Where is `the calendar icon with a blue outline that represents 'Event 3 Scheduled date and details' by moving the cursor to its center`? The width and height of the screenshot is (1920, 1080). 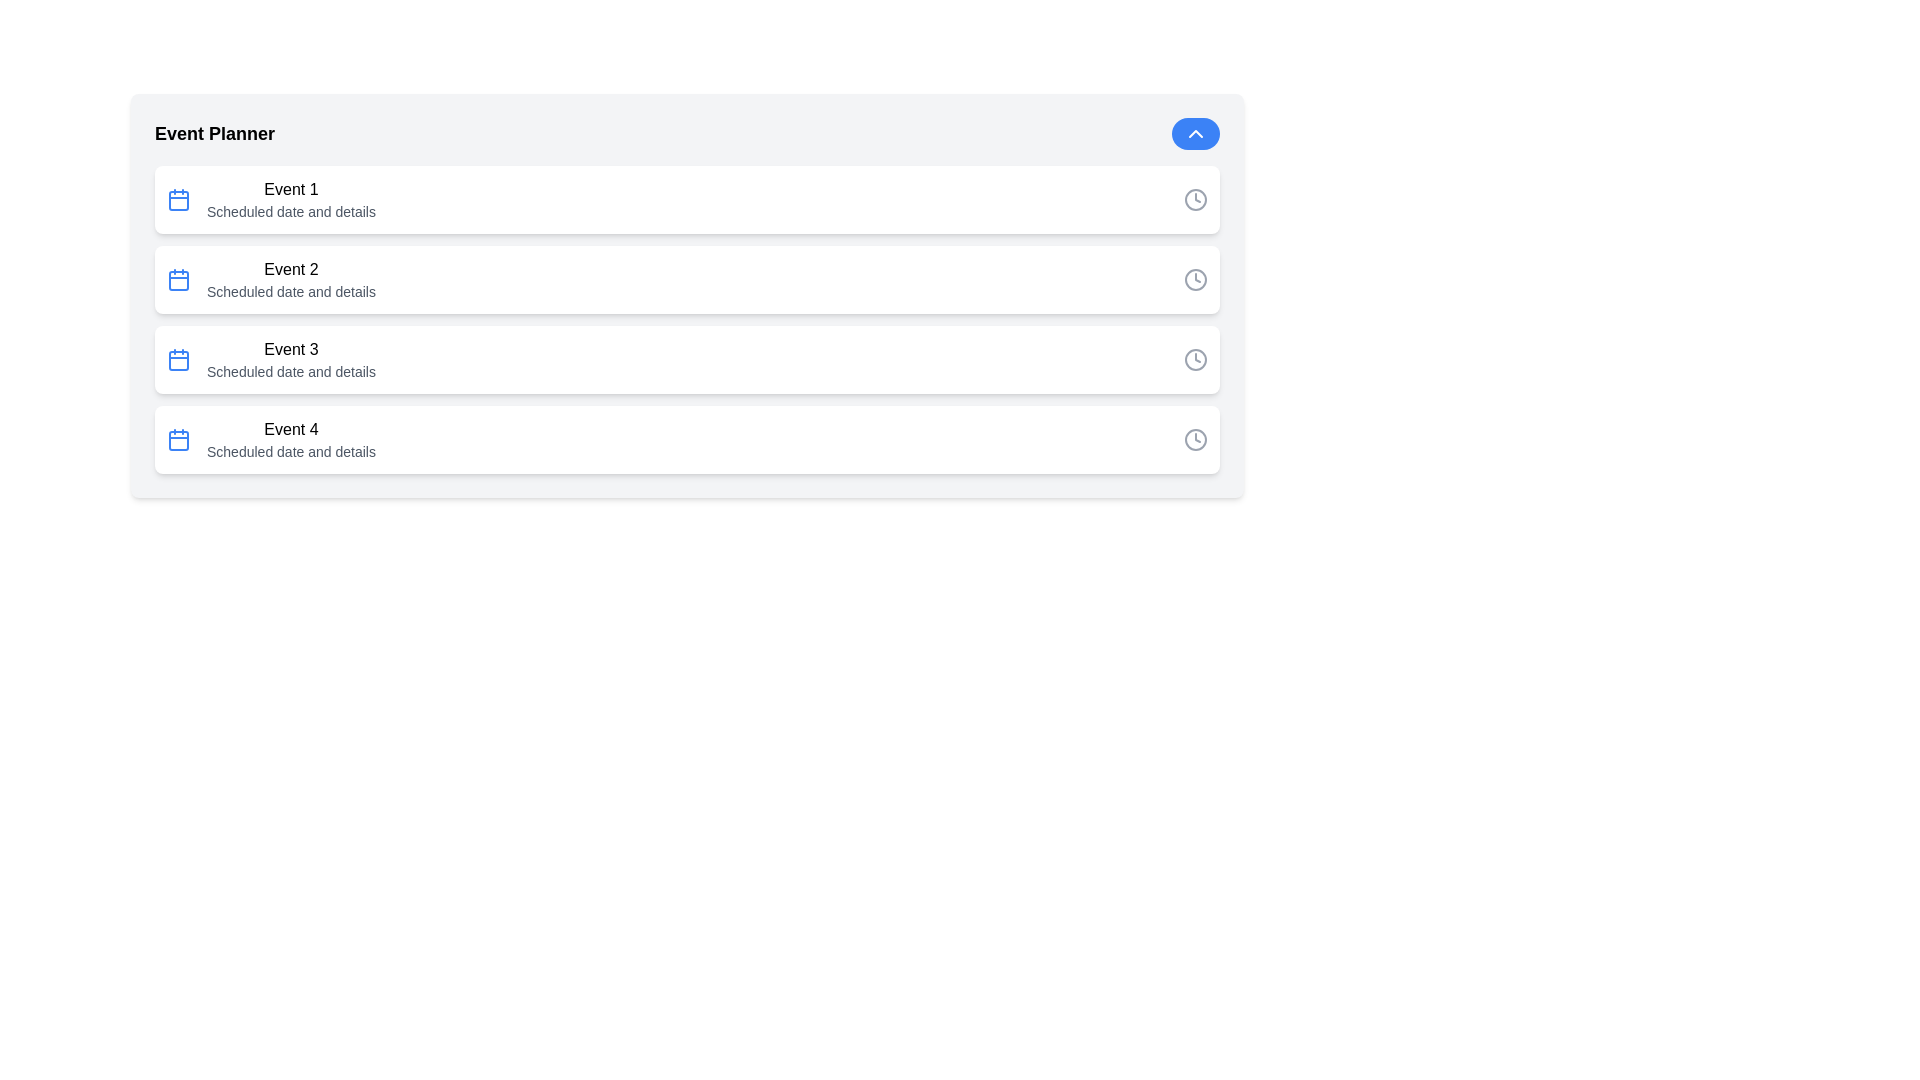 the calendar icon with a blue outline that represents 'Event 3 Scheduled date and details' by moving the cursor to its center is located at coordinates (178, 358).